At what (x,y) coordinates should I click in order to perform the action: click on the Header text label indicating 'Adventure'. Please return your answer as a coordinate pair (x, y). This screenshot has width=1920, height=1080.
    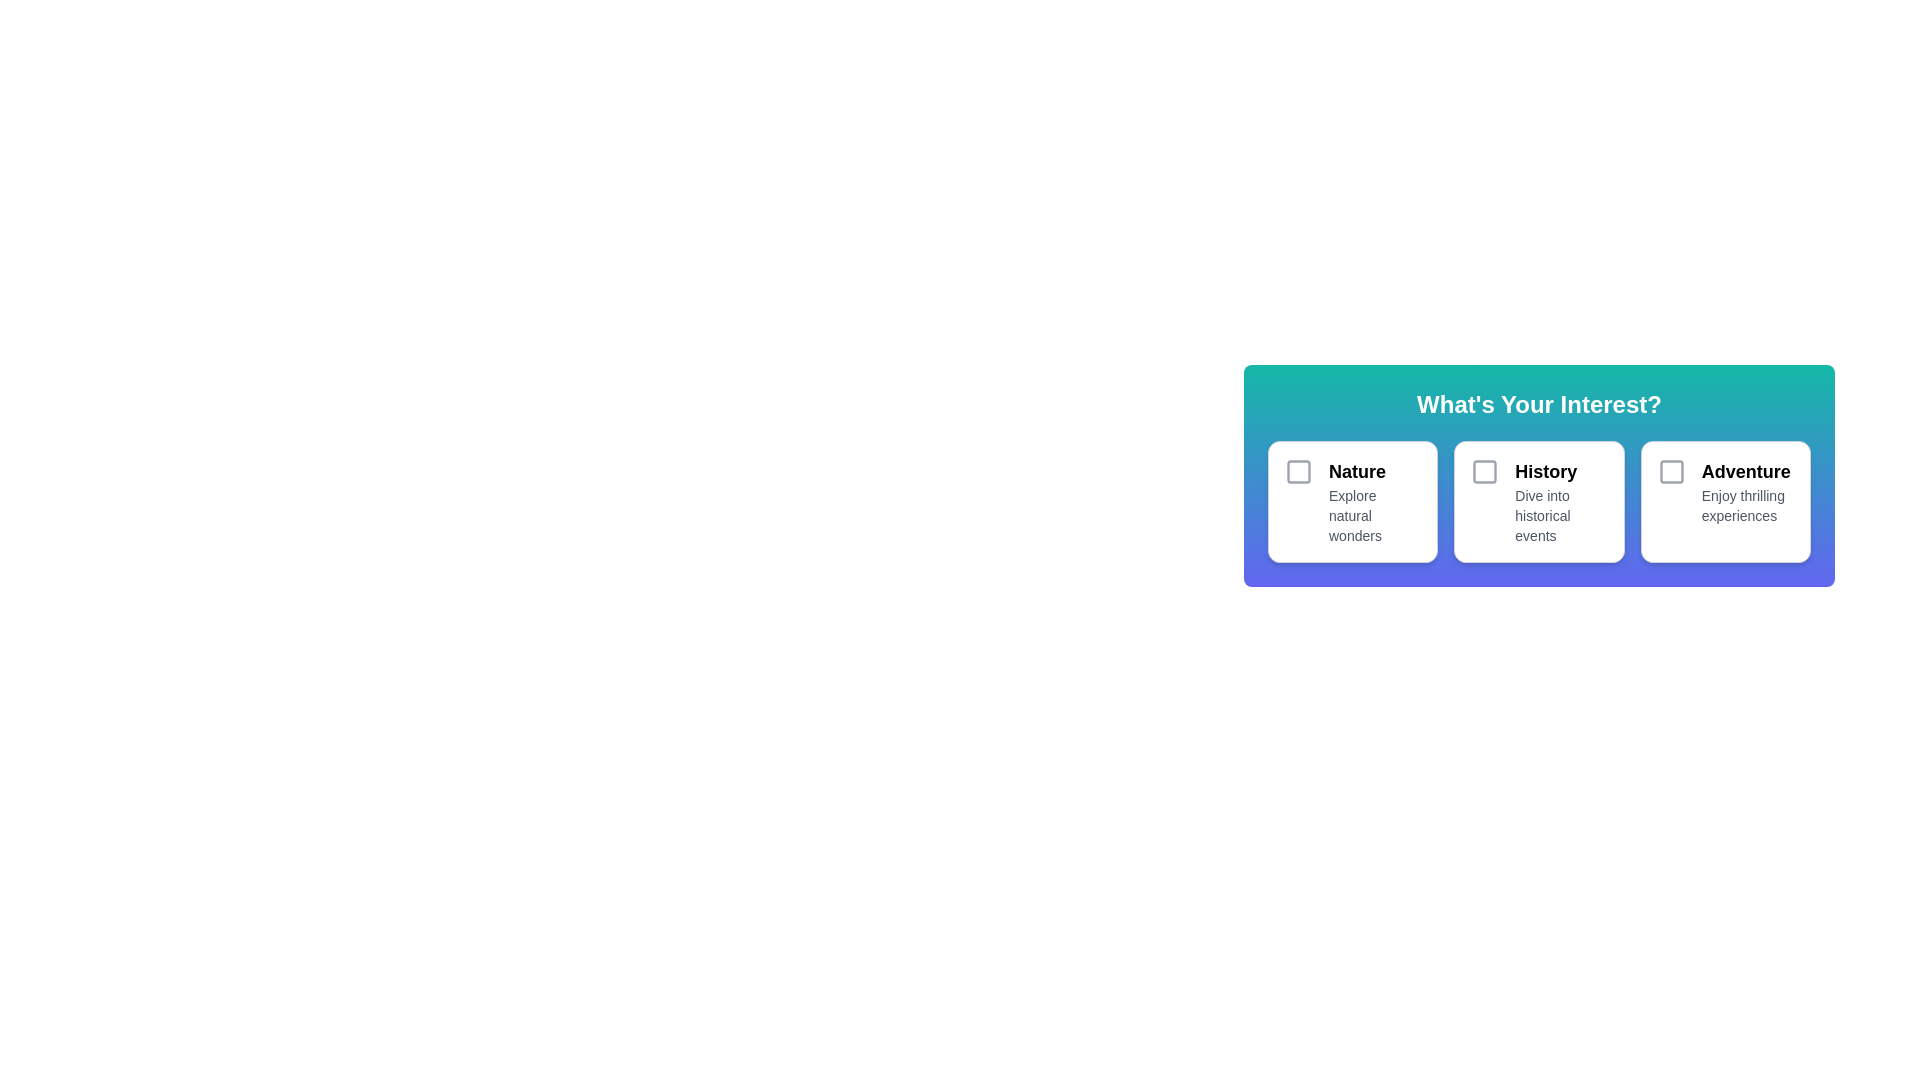
    Looking at the image, I should click on (1746, 471).